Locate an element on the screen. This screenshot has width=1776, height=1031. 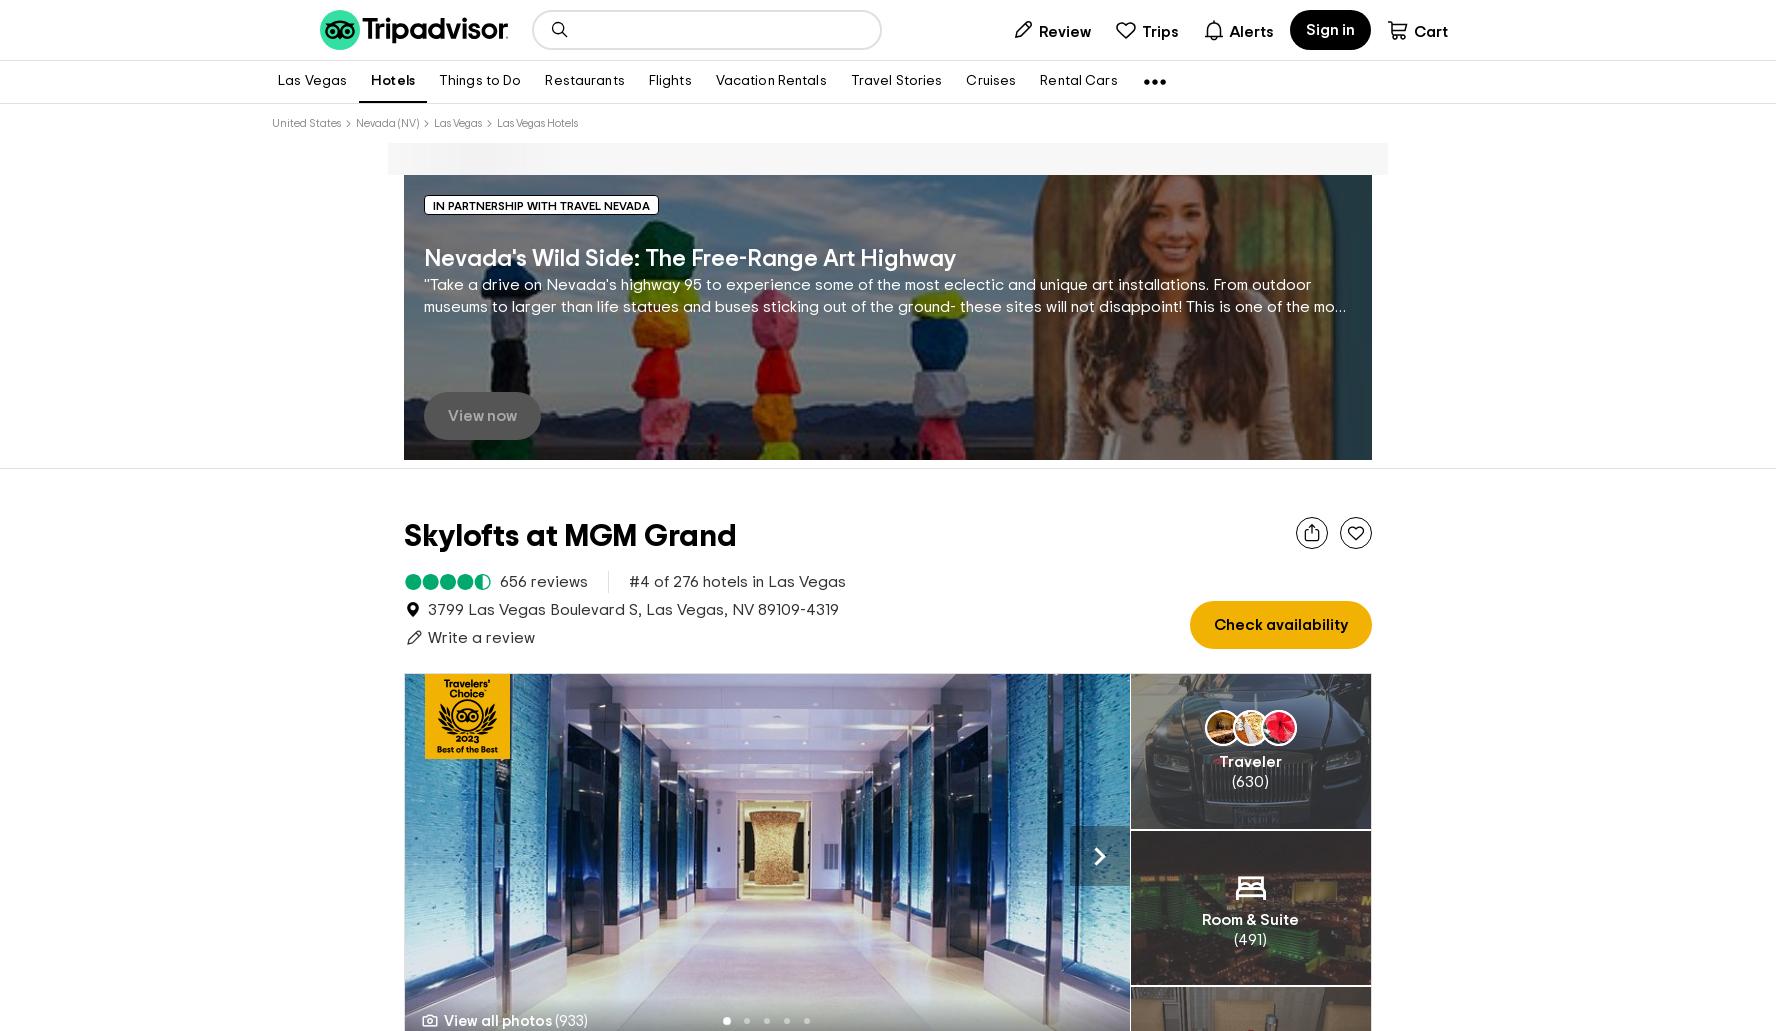
'656' is located at coordinates (512, 549).